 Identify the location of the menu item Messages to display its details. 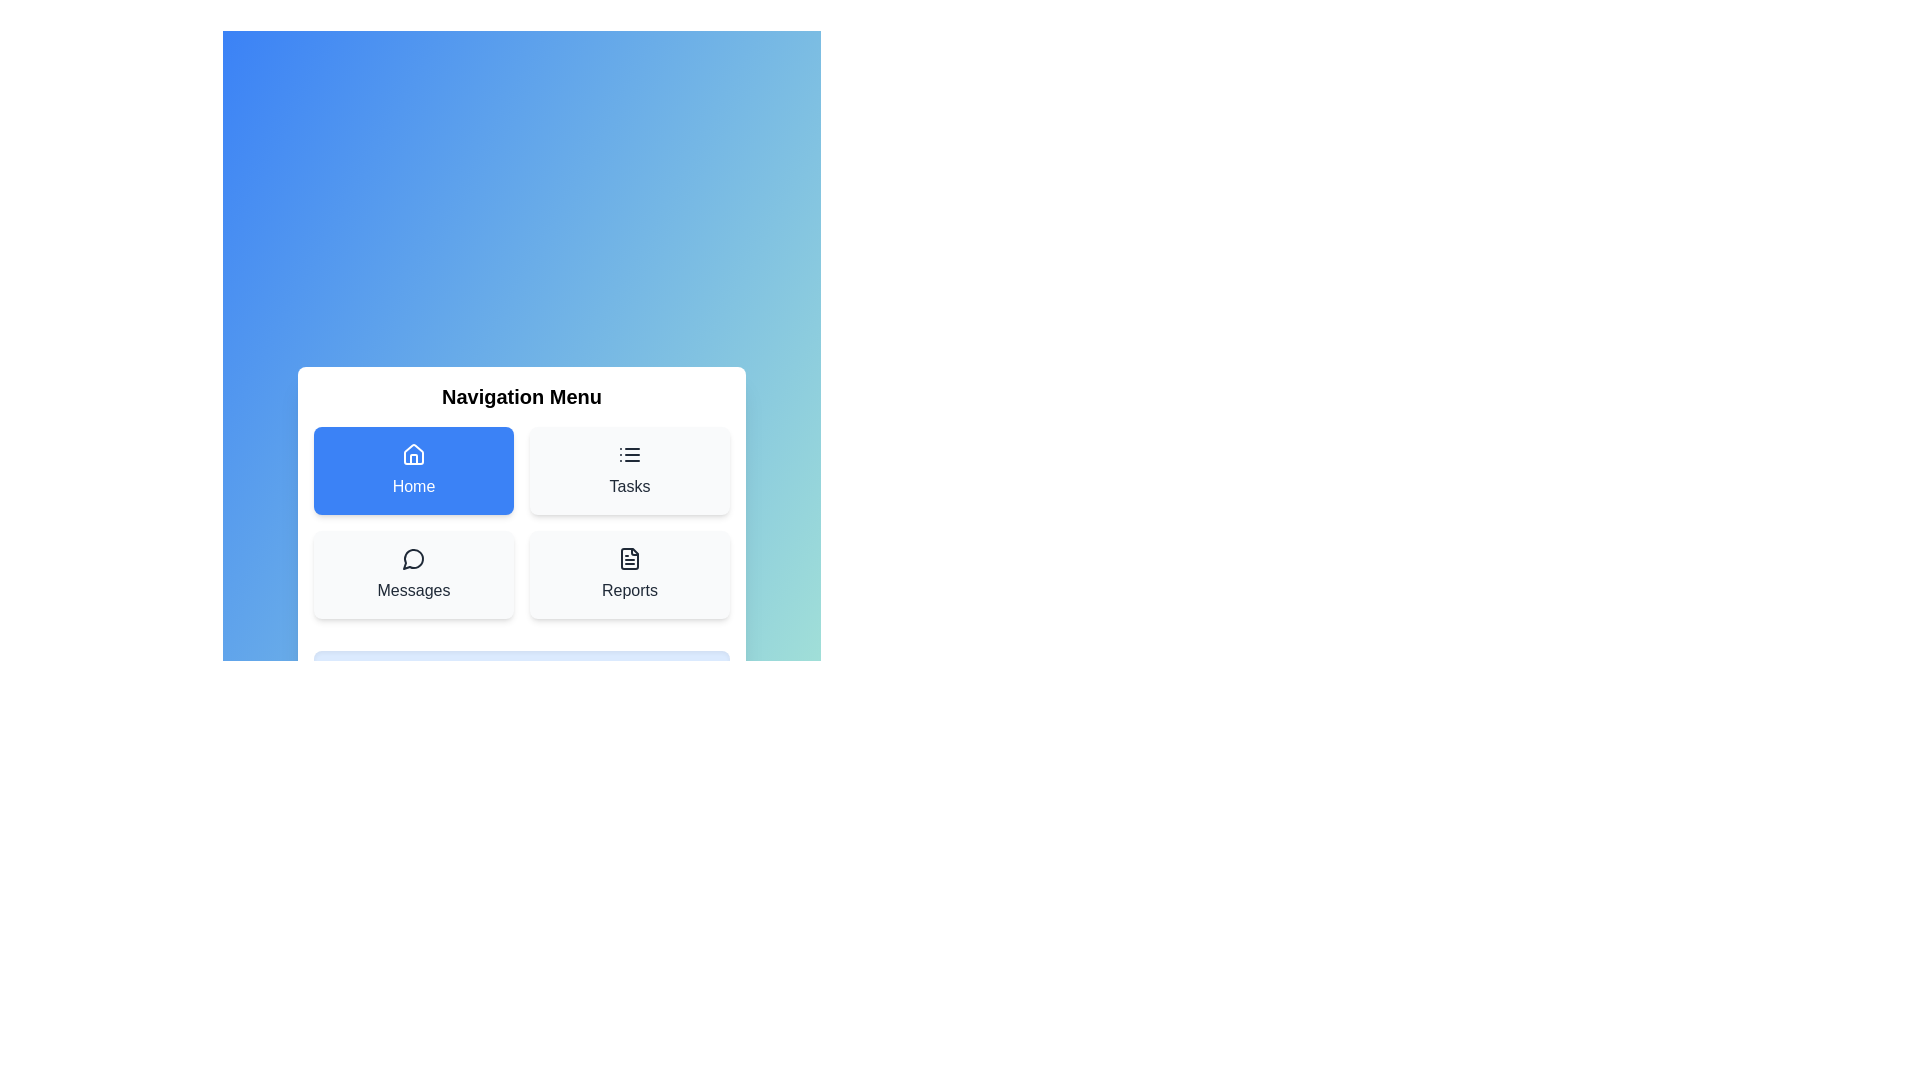
(412, 574).